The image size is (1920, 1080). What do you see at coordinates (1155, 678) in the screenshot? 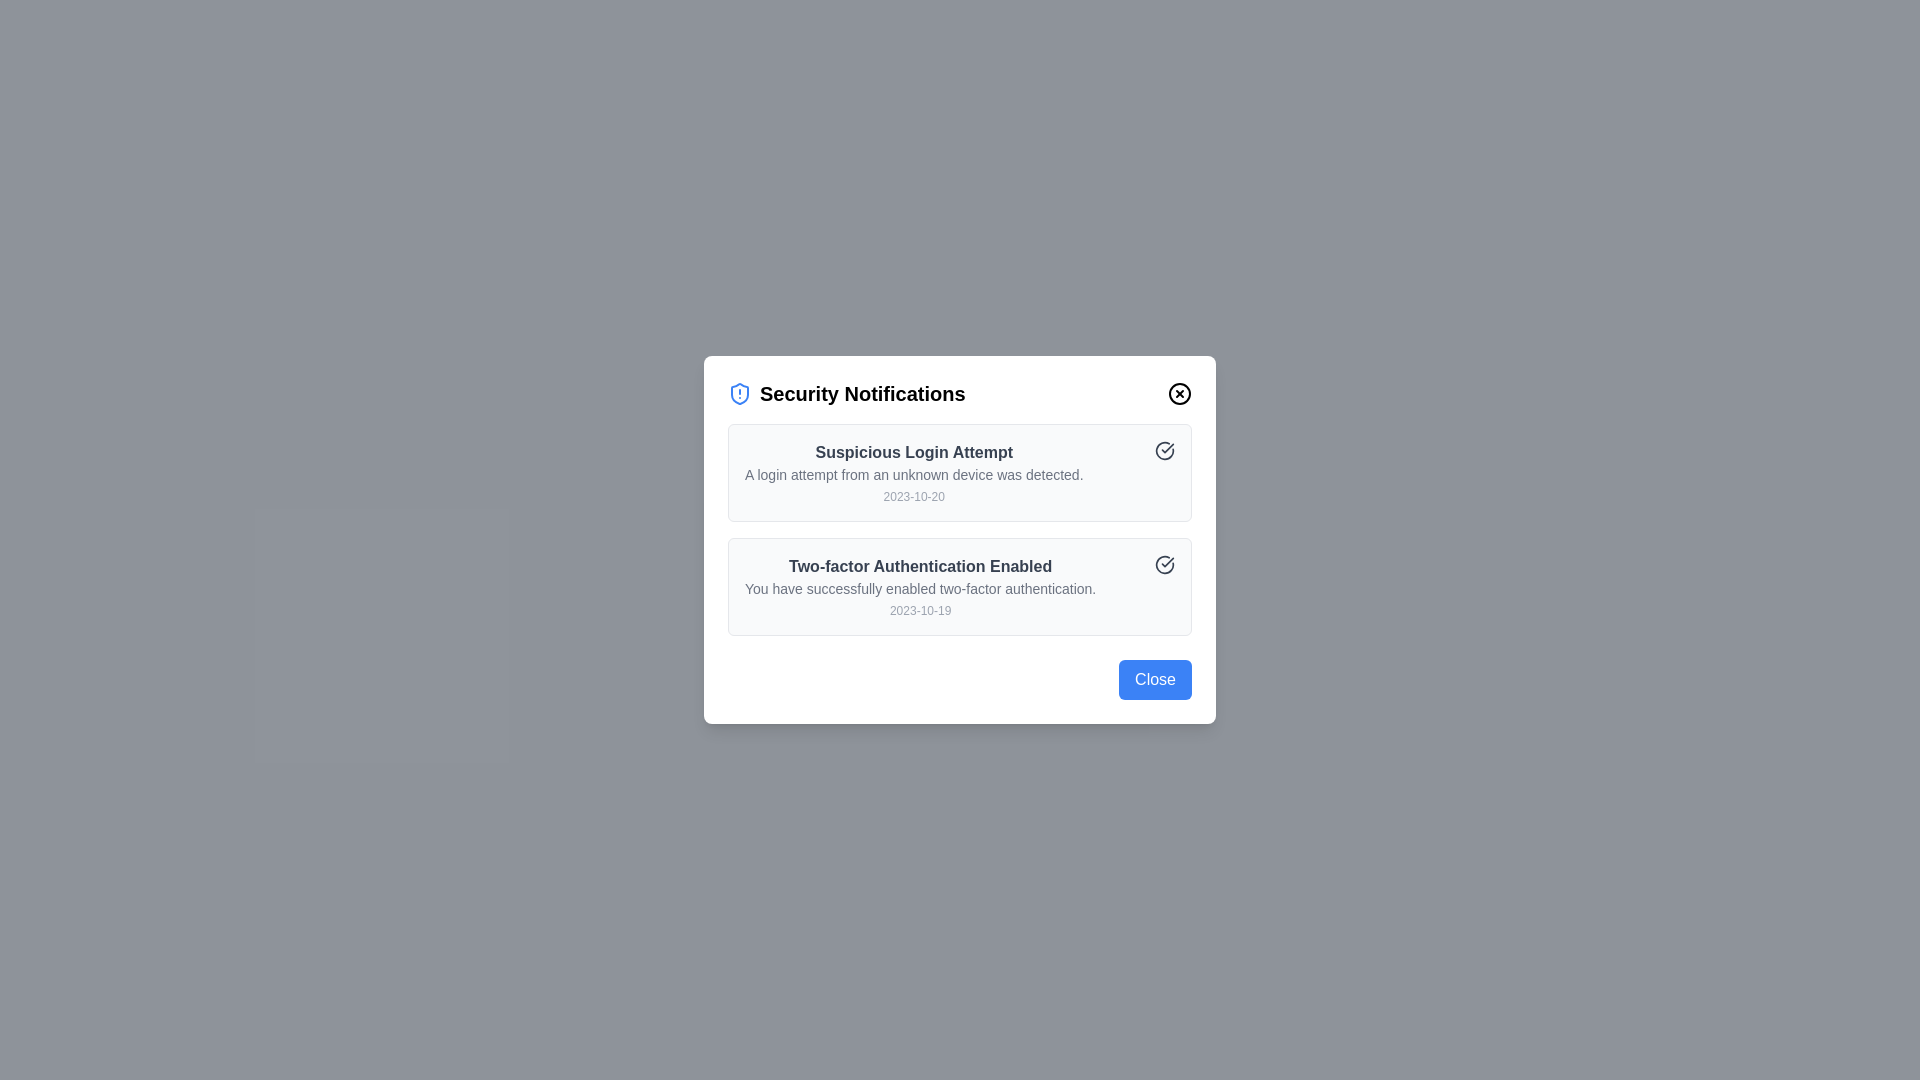
I see `the close button located in the bottom-right corner of the 'Security Notifications' dialog` at bounding box center [1155, 678].